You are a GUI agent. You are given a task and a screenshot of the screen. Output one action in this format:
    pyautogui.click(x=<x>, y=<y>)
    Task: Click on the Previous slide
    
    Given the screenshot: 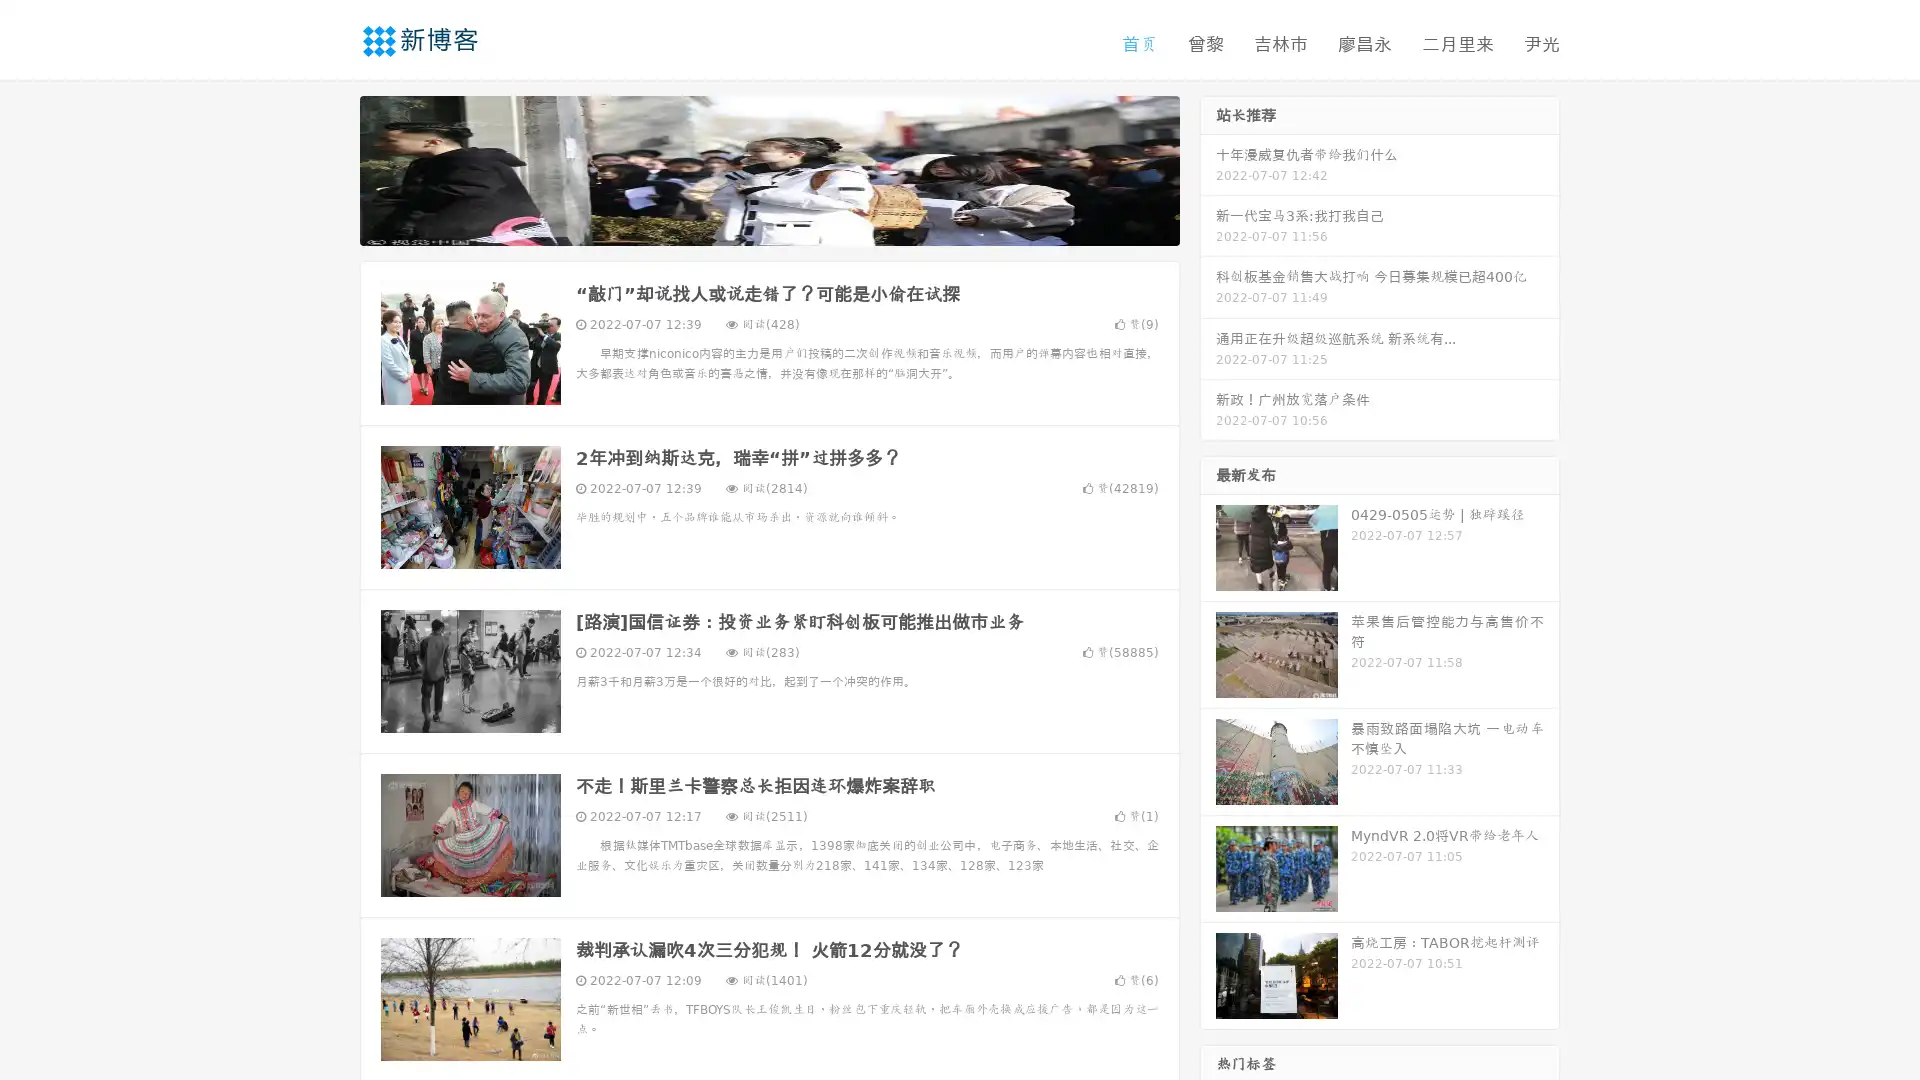 What is the action you would take?
    pyautogui.click(x=330, y=168)
    